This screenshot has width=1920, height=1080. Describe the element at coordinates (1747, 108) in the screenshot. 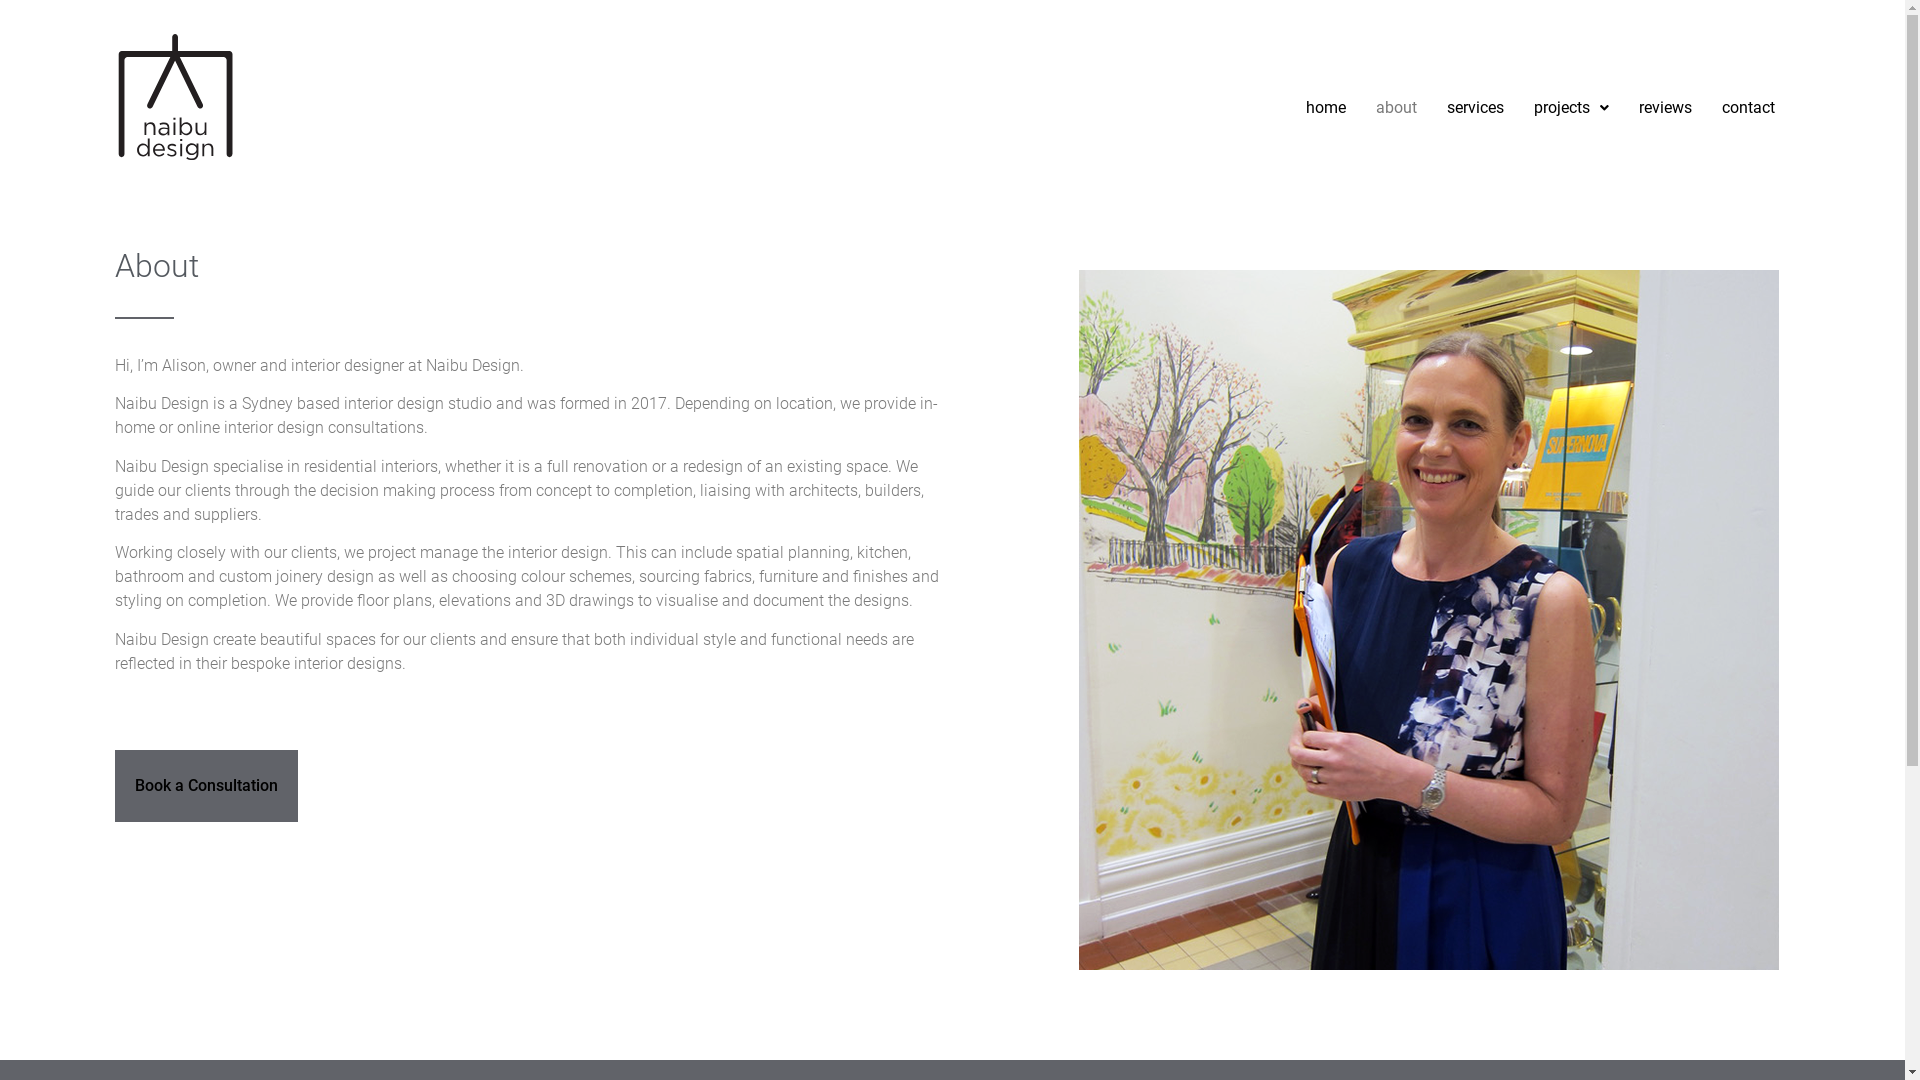

I see `'contact'` at that location.